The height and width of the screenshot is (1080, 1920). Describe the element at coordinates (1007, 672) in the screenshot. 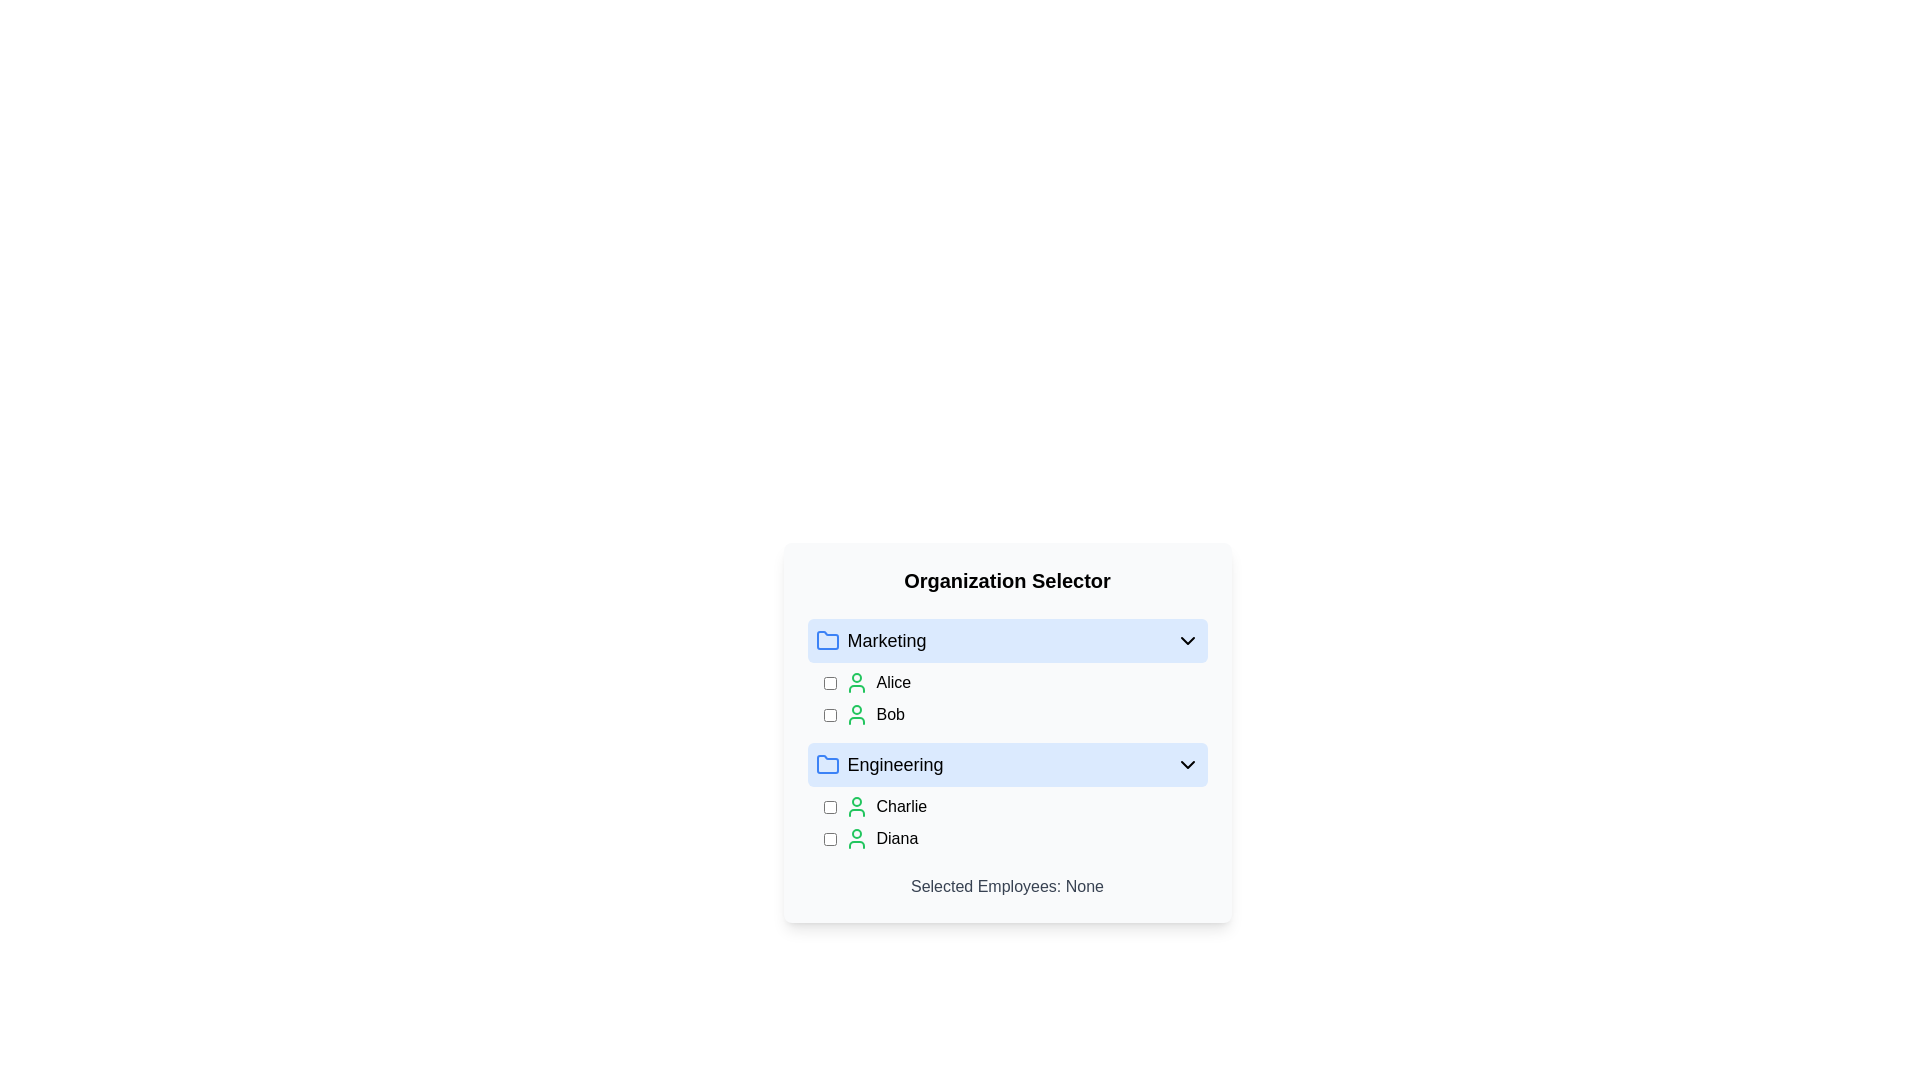

I see `the 'Marketing' section of the organization selector` at that location.